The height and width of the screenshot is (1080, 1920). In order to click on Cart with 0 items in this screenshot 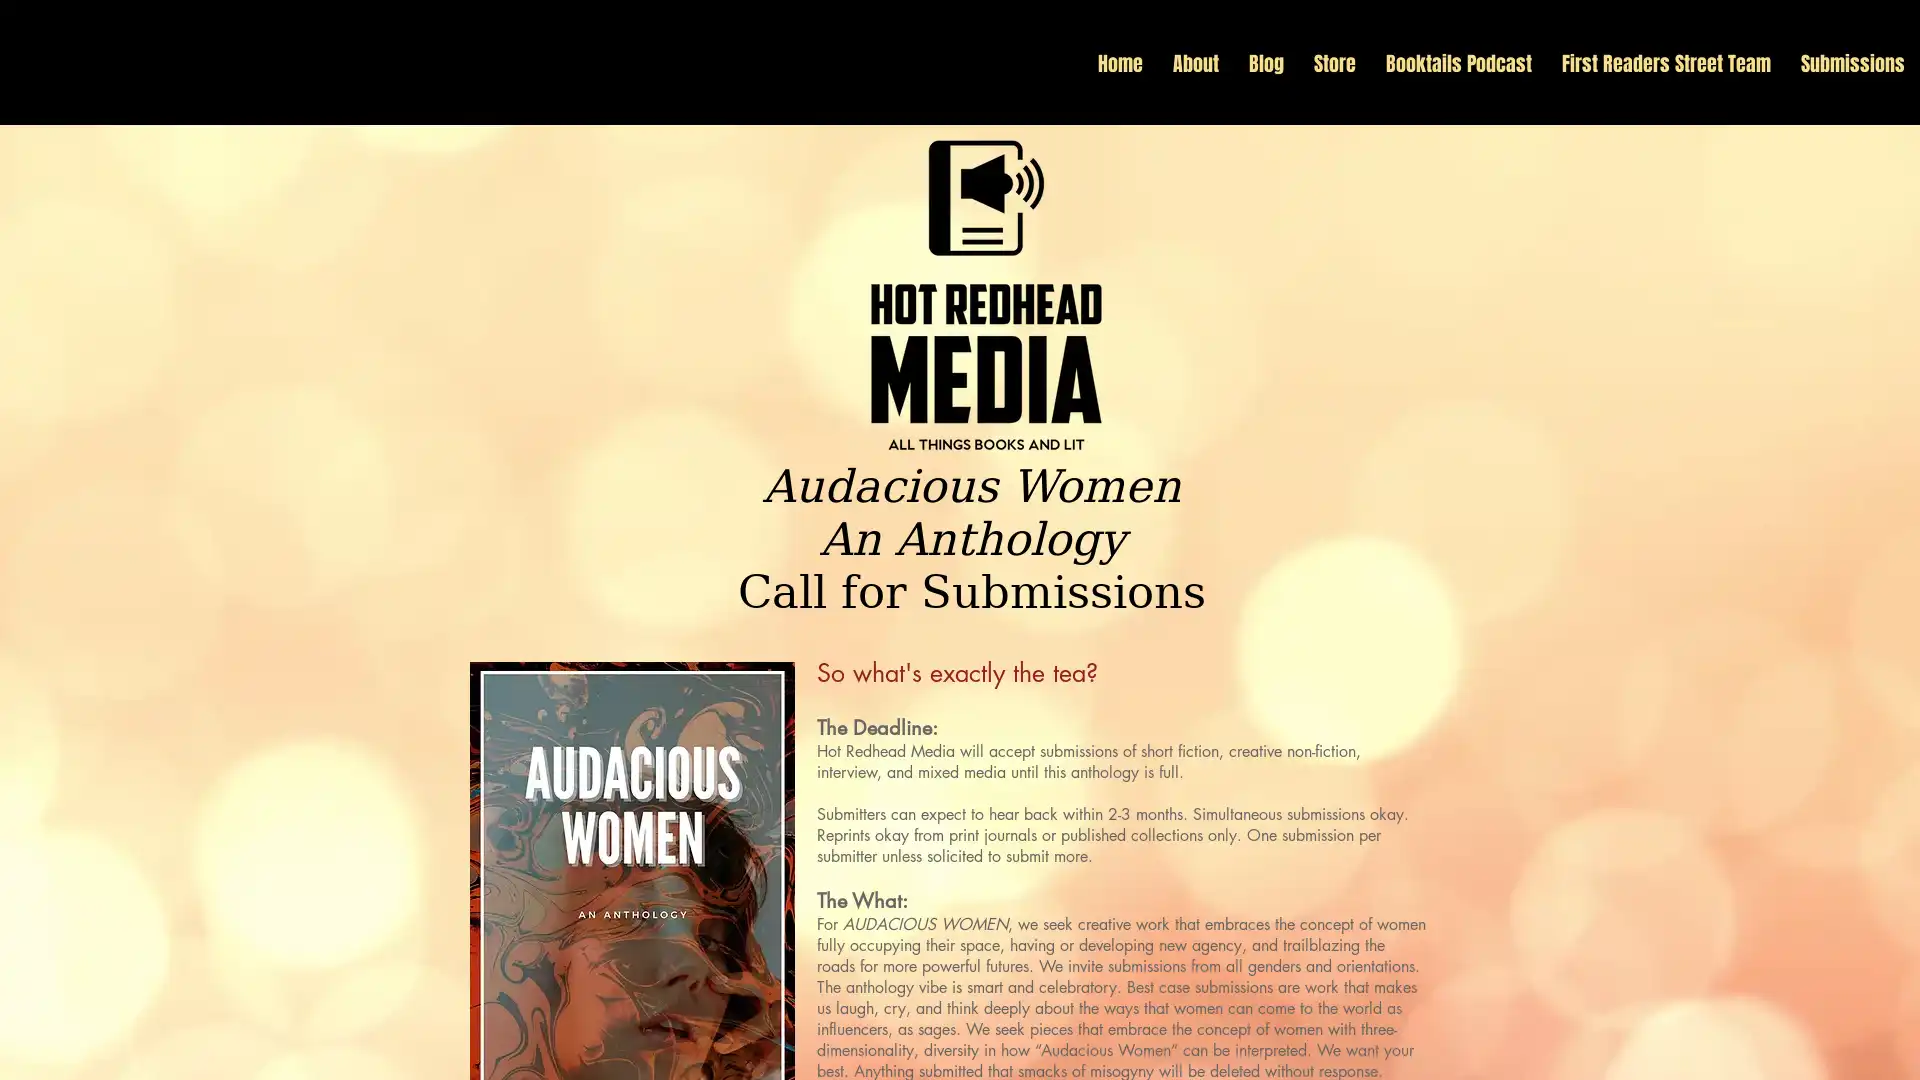, I will do `click(1900, 114)`.